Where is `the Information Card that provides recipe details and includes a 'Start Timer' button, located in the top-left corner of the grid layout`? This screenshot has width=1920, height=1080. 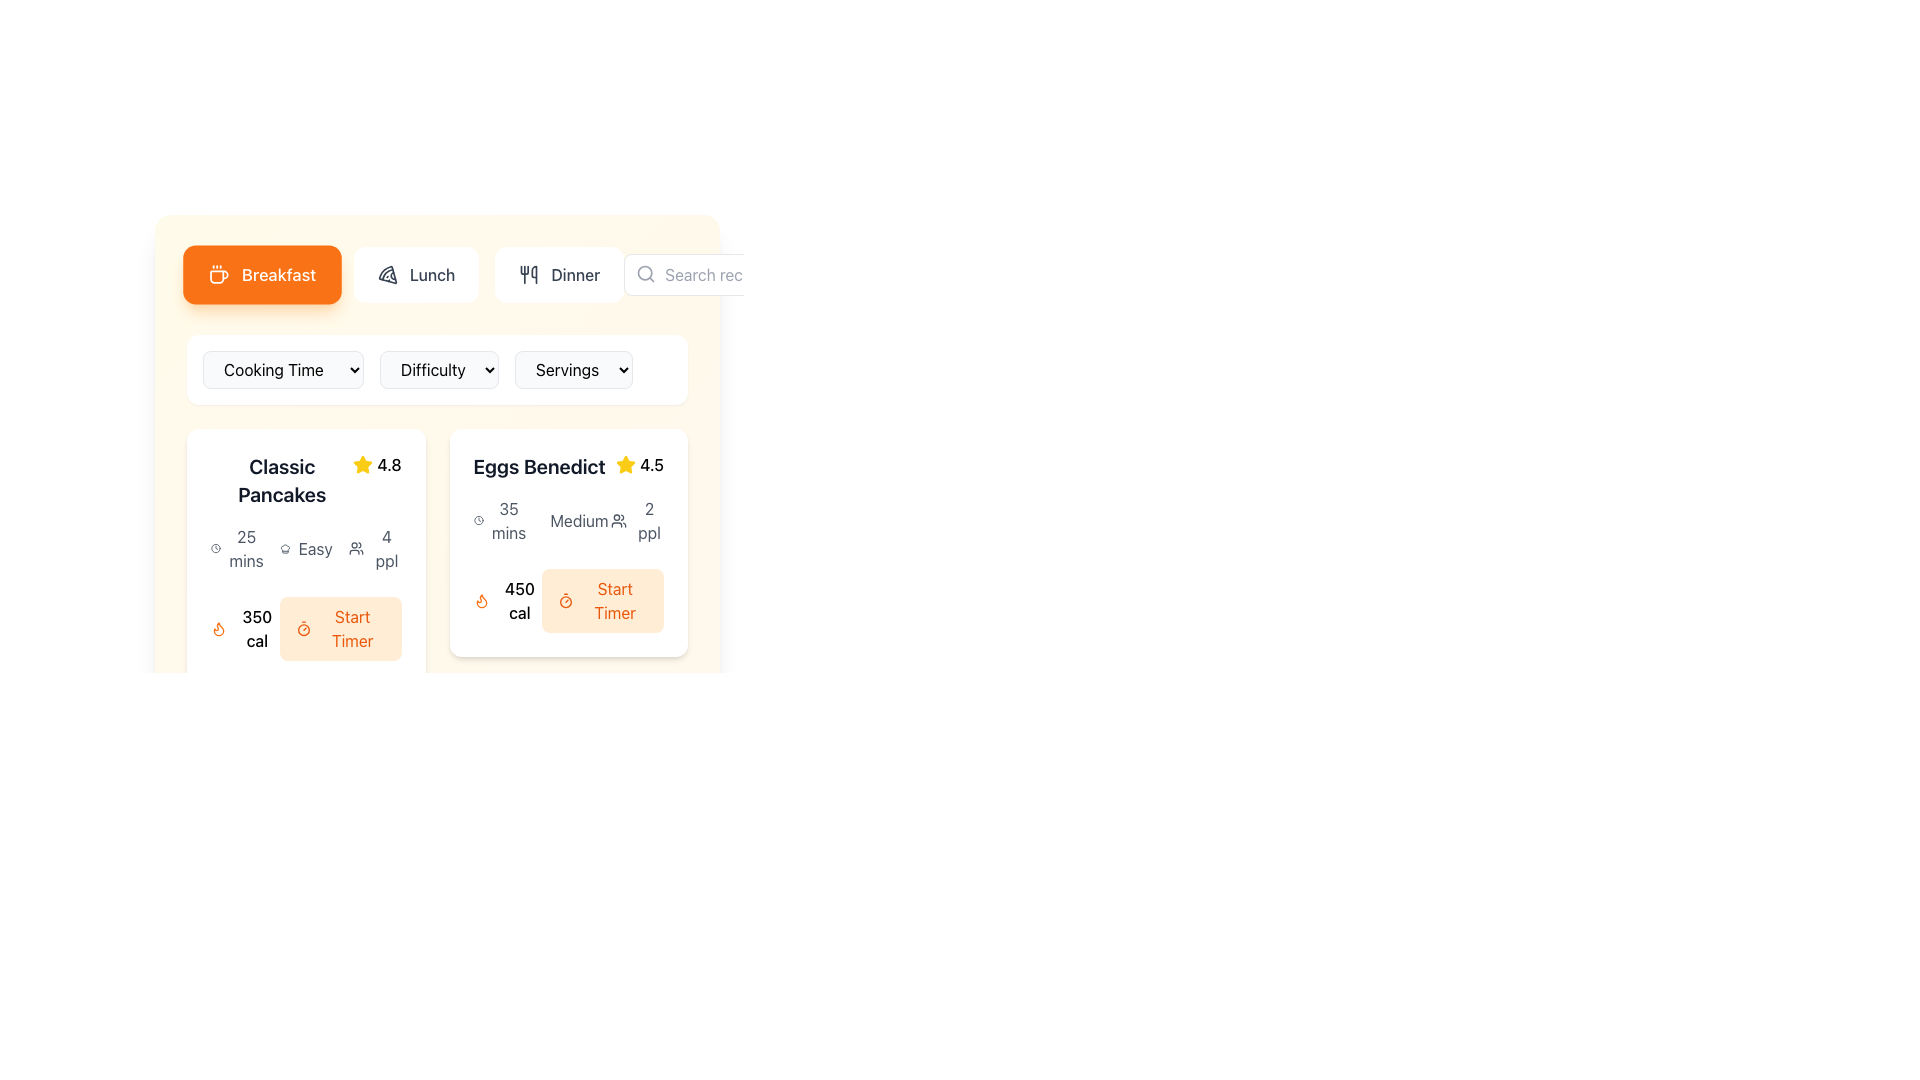 the Information Card that provides recipe details and includes a 'Start Timer' button, located in the top-left corner of the grid layout is located at coordinates (305, 556).